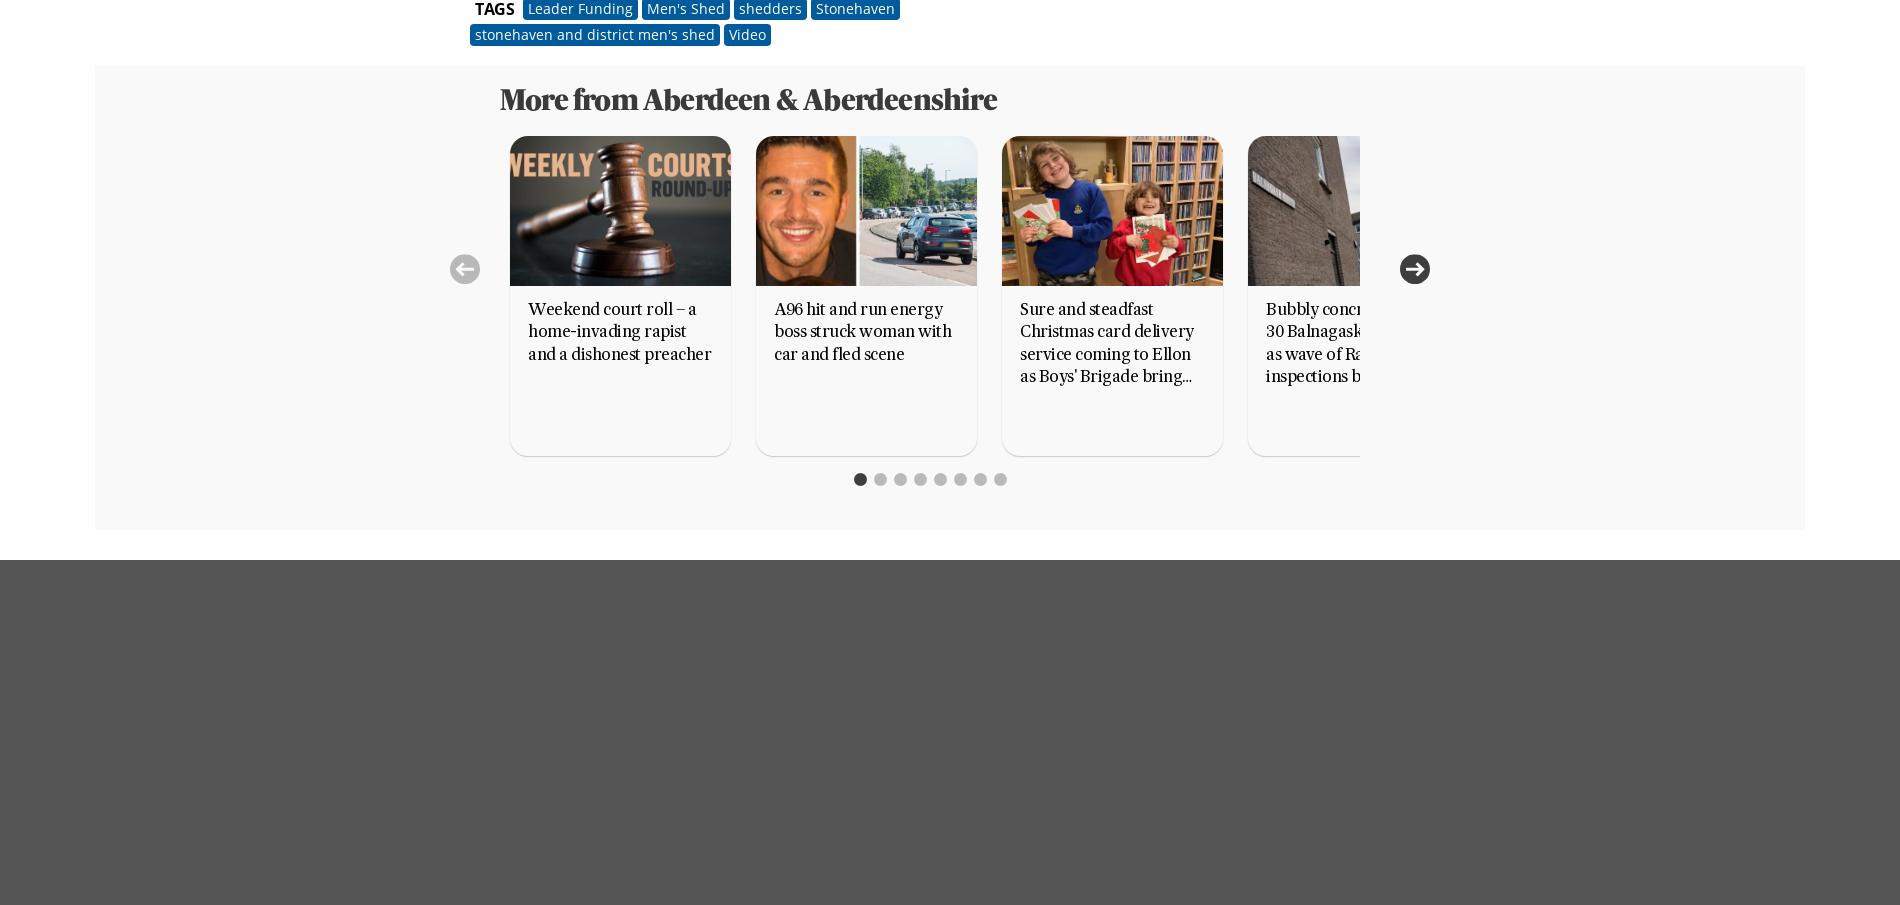  Describe the element at coordinates (785, 743) in the screenshot. I see `'Advertise with us'` at that location.